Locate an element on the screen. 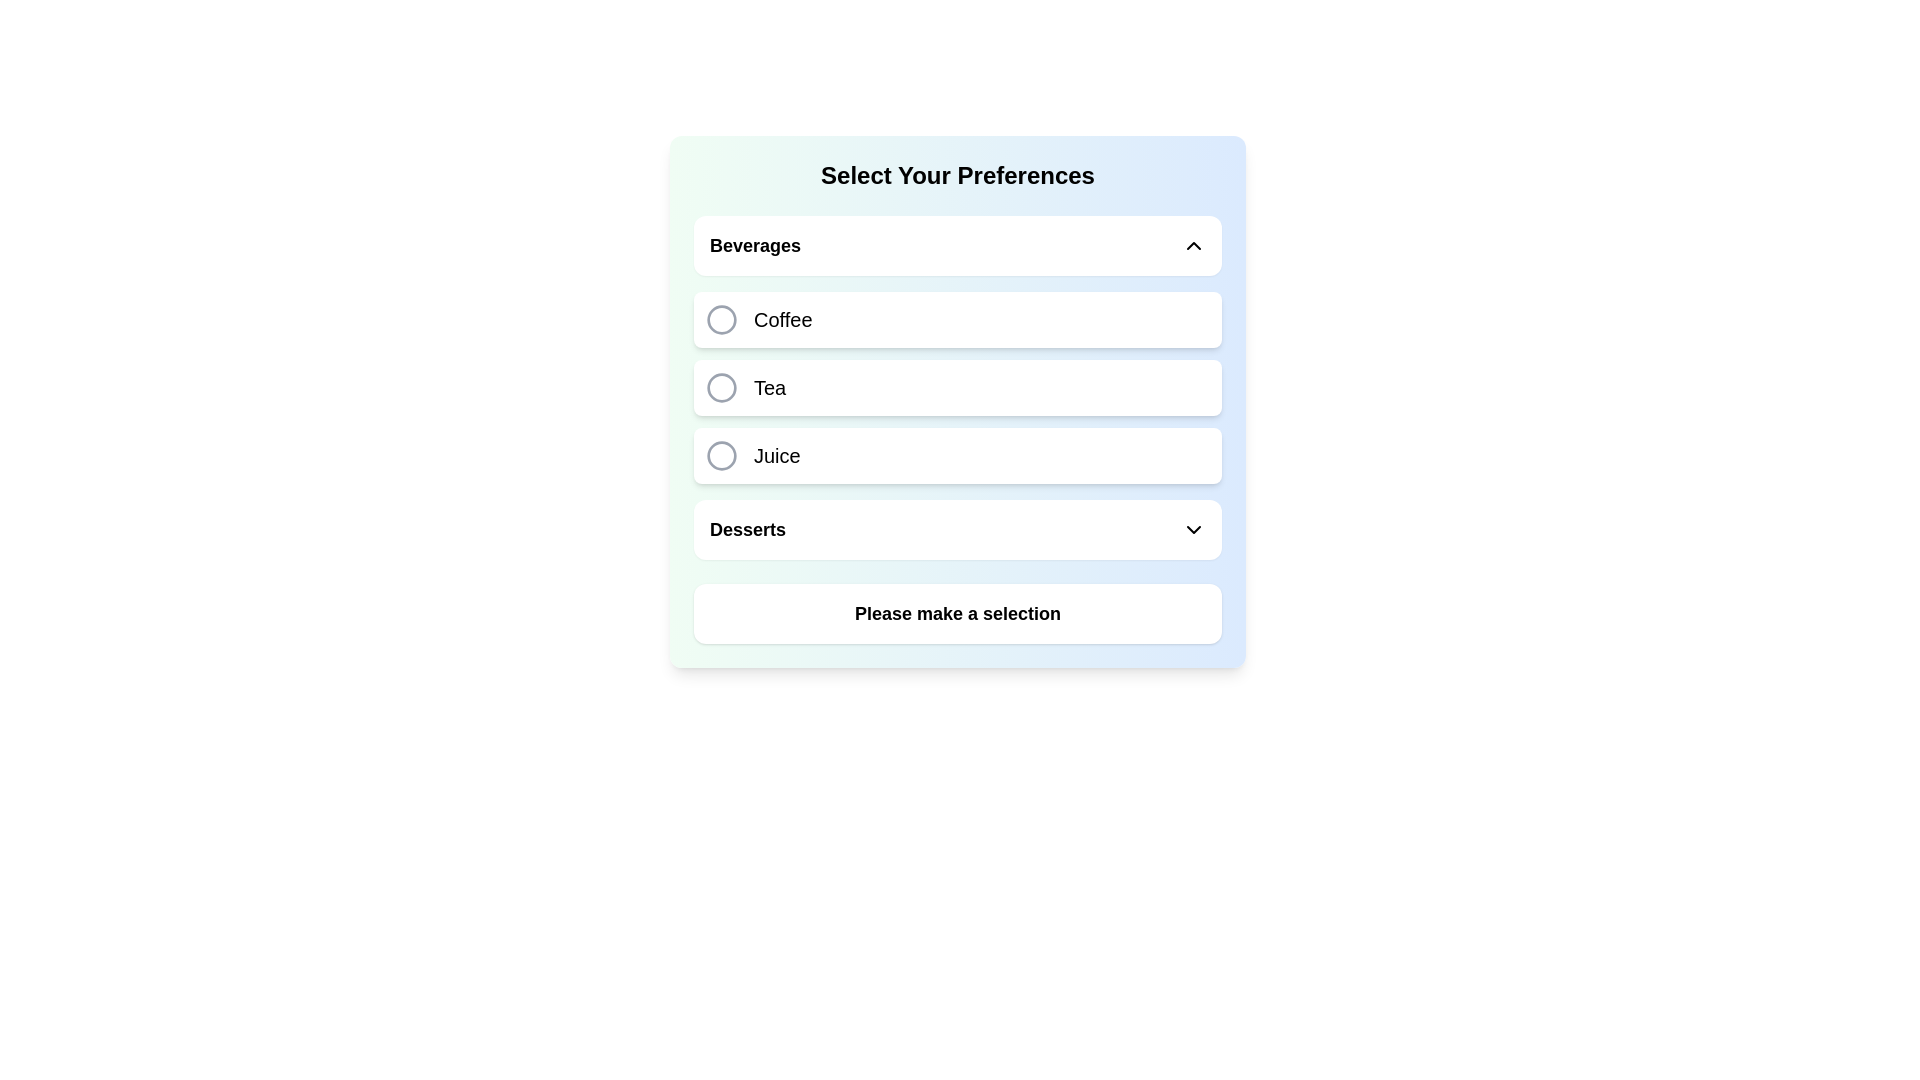  the Dropdown toggle labeled 'Beverages' is located at coordinates (957, 245).